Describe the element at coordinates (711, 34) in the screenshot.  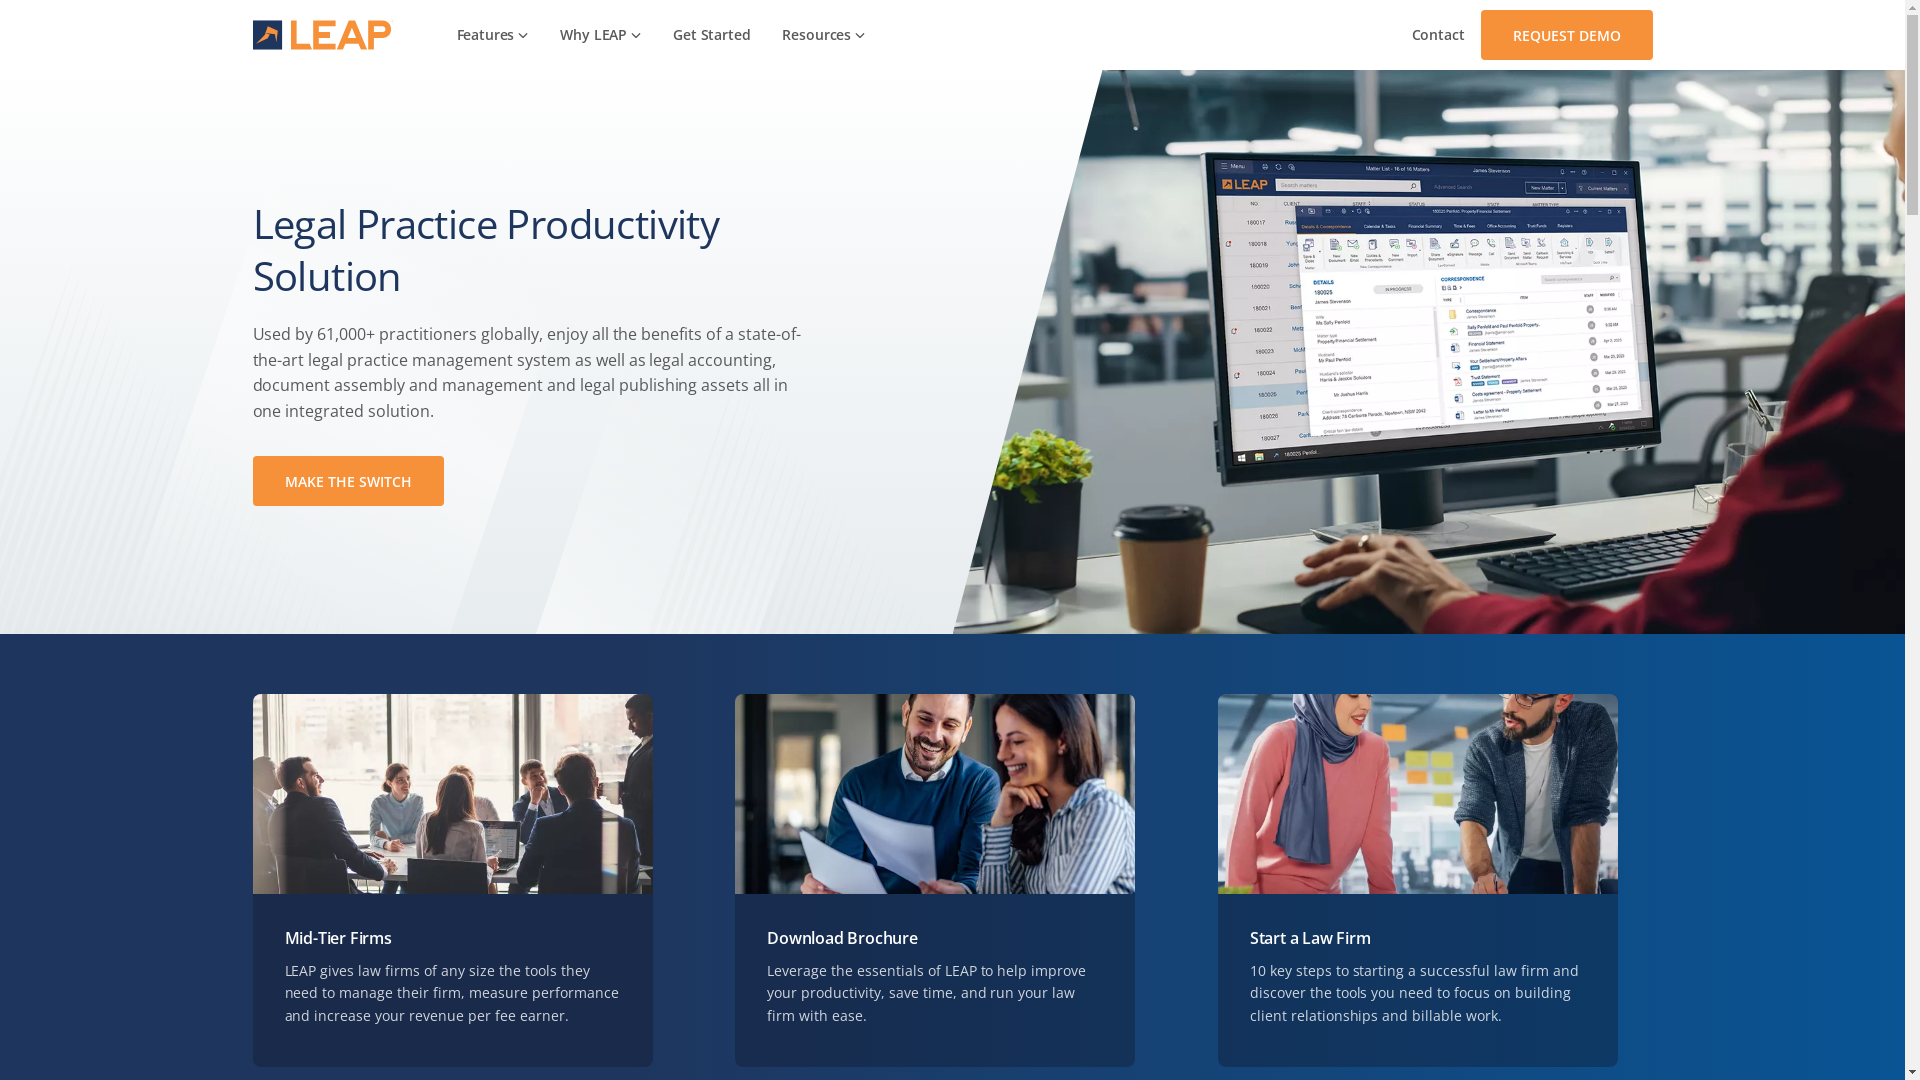
I see `'Get Started'` at that location.